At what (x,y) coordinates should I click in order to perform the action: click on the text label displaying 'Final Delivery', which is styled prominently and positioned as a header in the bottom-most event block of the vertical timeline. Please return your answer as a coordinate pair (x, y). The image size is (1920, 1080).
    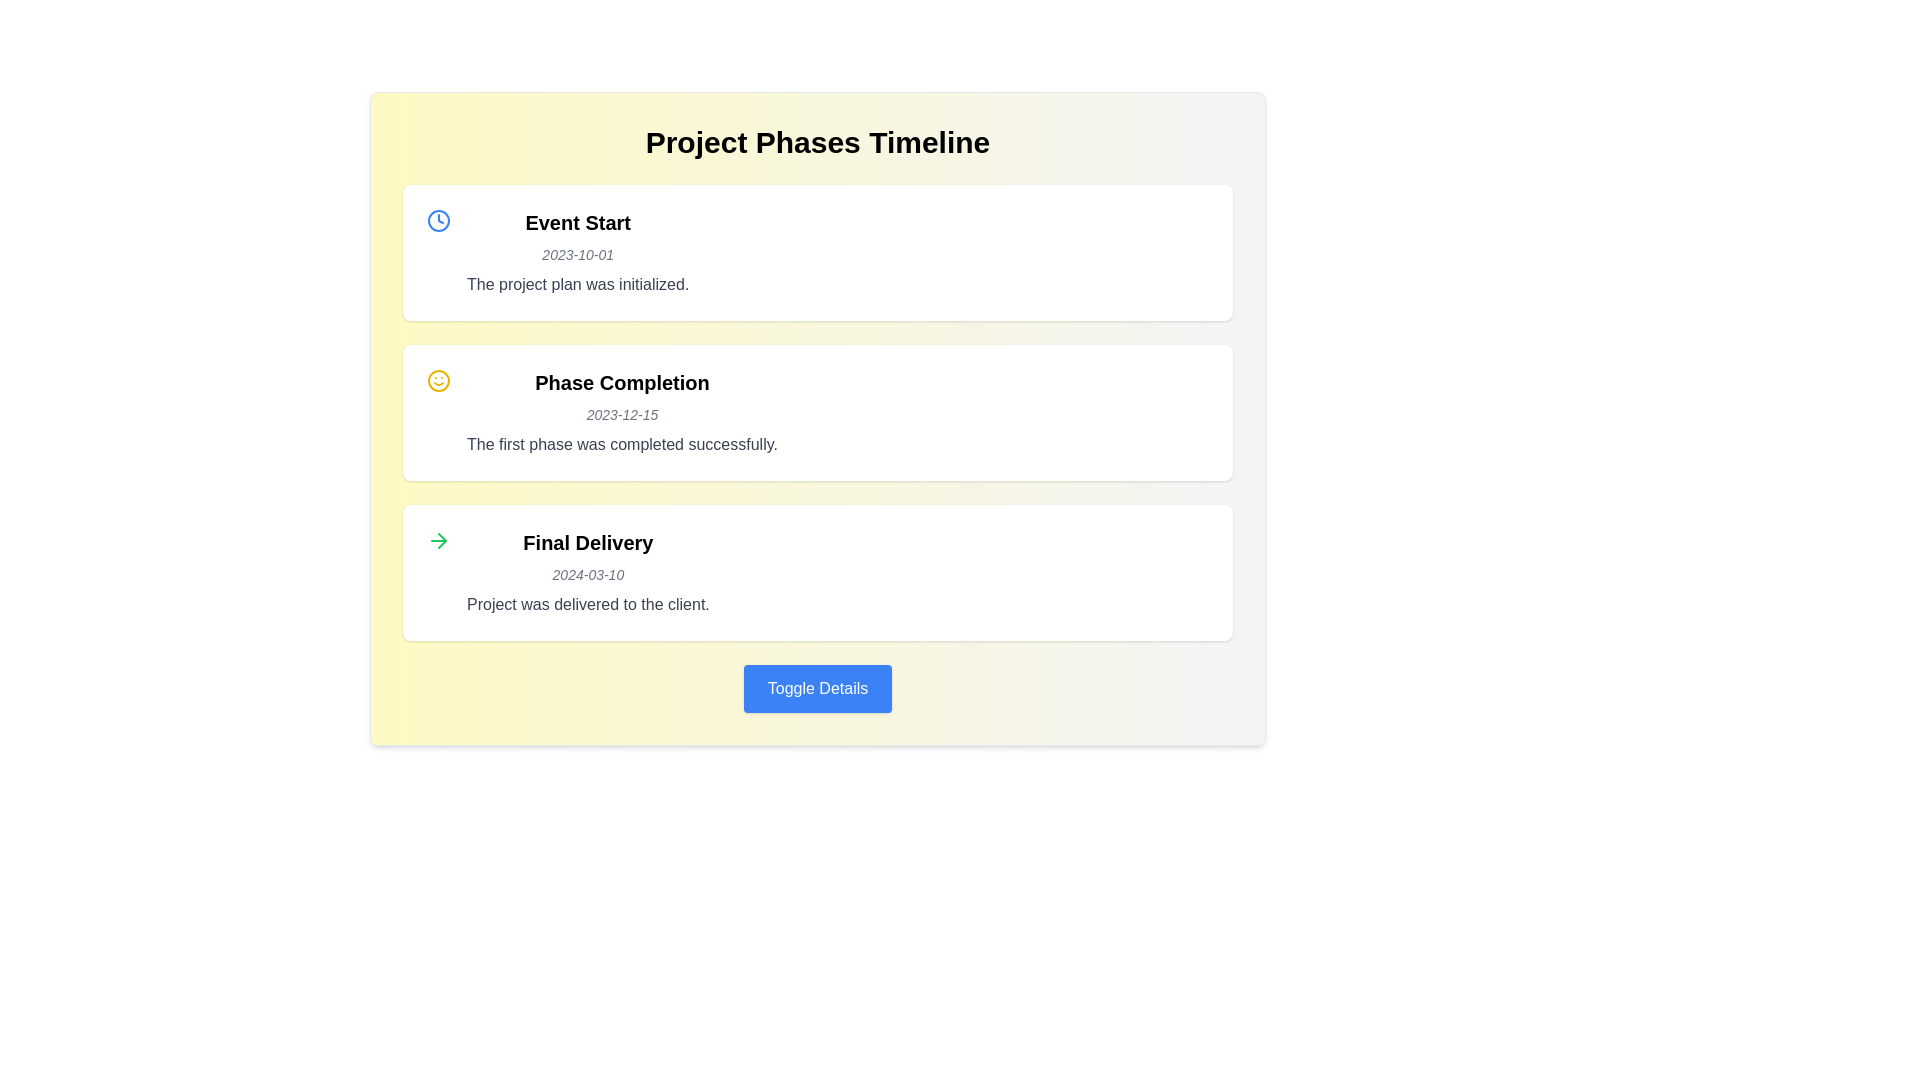
    Looking at the image, I should click on (587, 543).